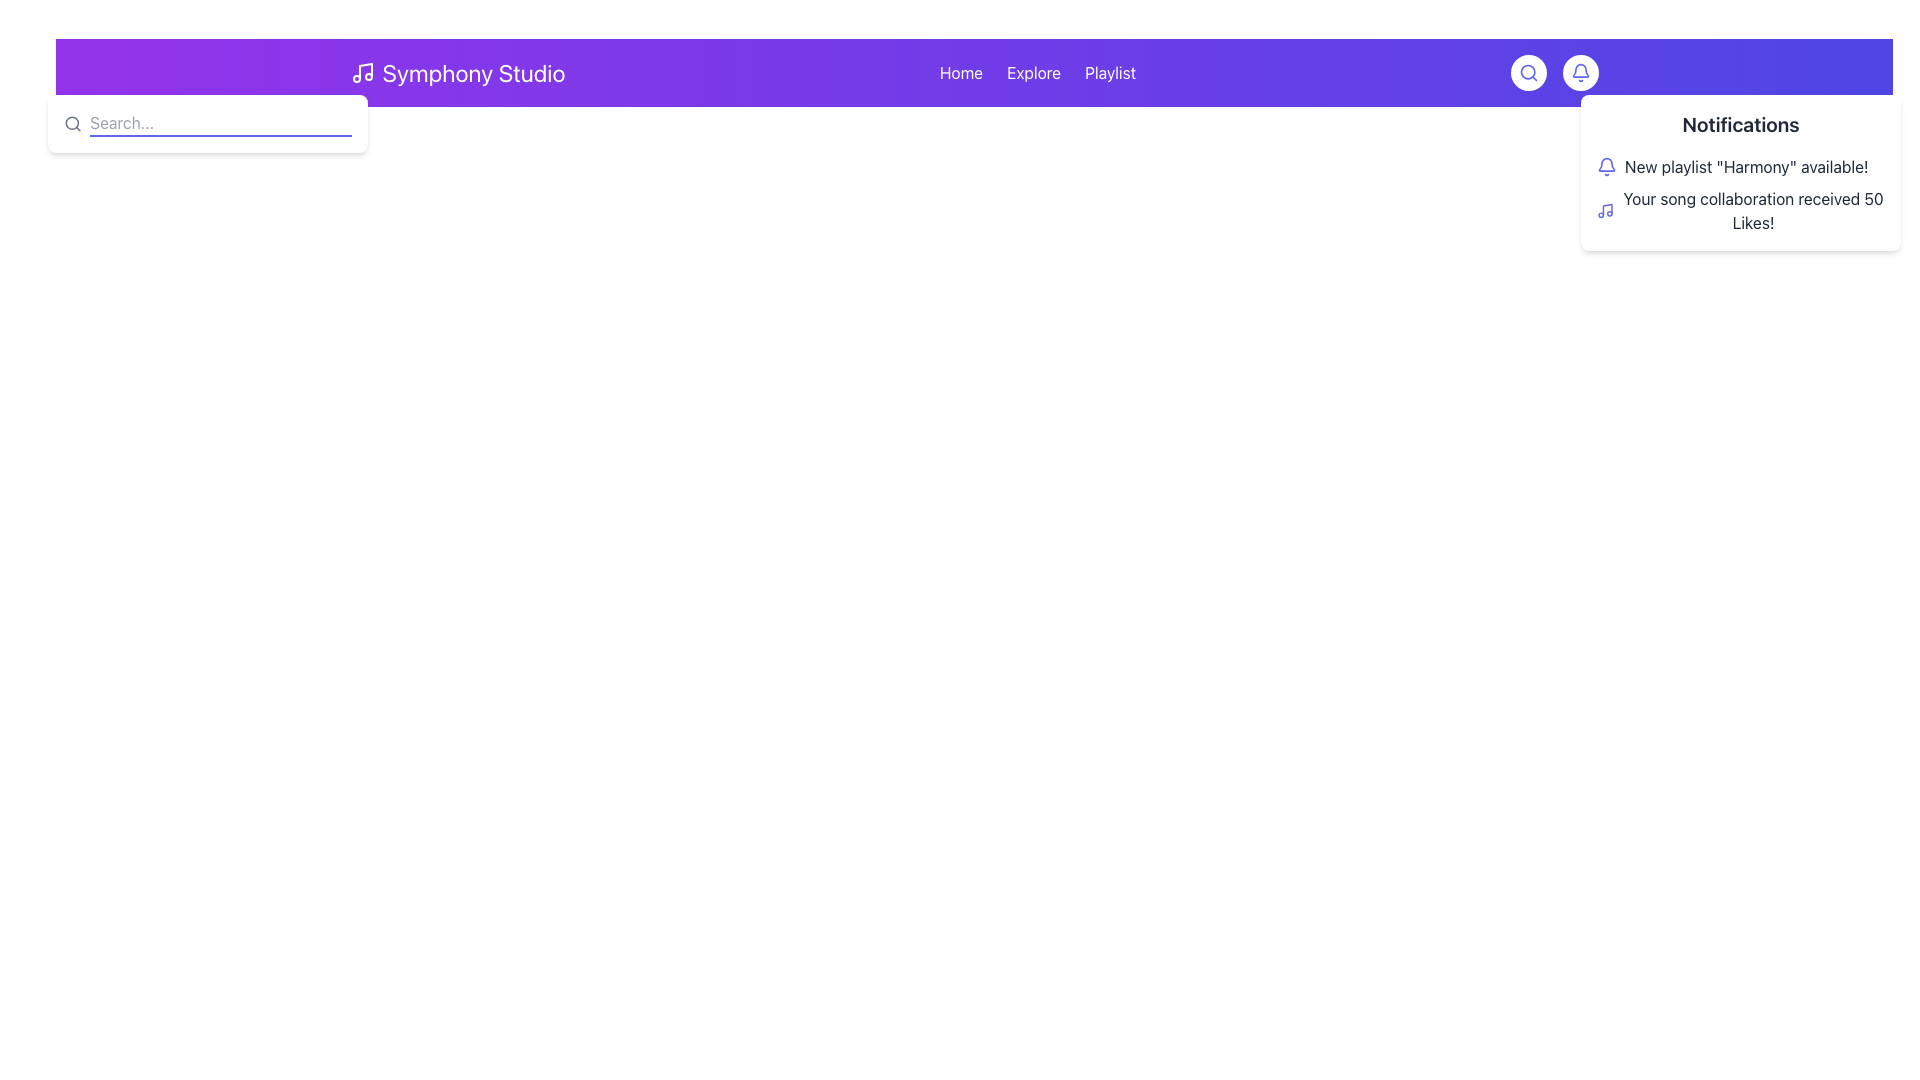 The height and width of the screenshot is (1080, 1920). Describe the element at coordinates (473, 72) in the screenshot. I see `text label 'Symphony Studio' which is styled in white text on a purple background and is positioned in the header, to the right of a musical note icon` at that location.